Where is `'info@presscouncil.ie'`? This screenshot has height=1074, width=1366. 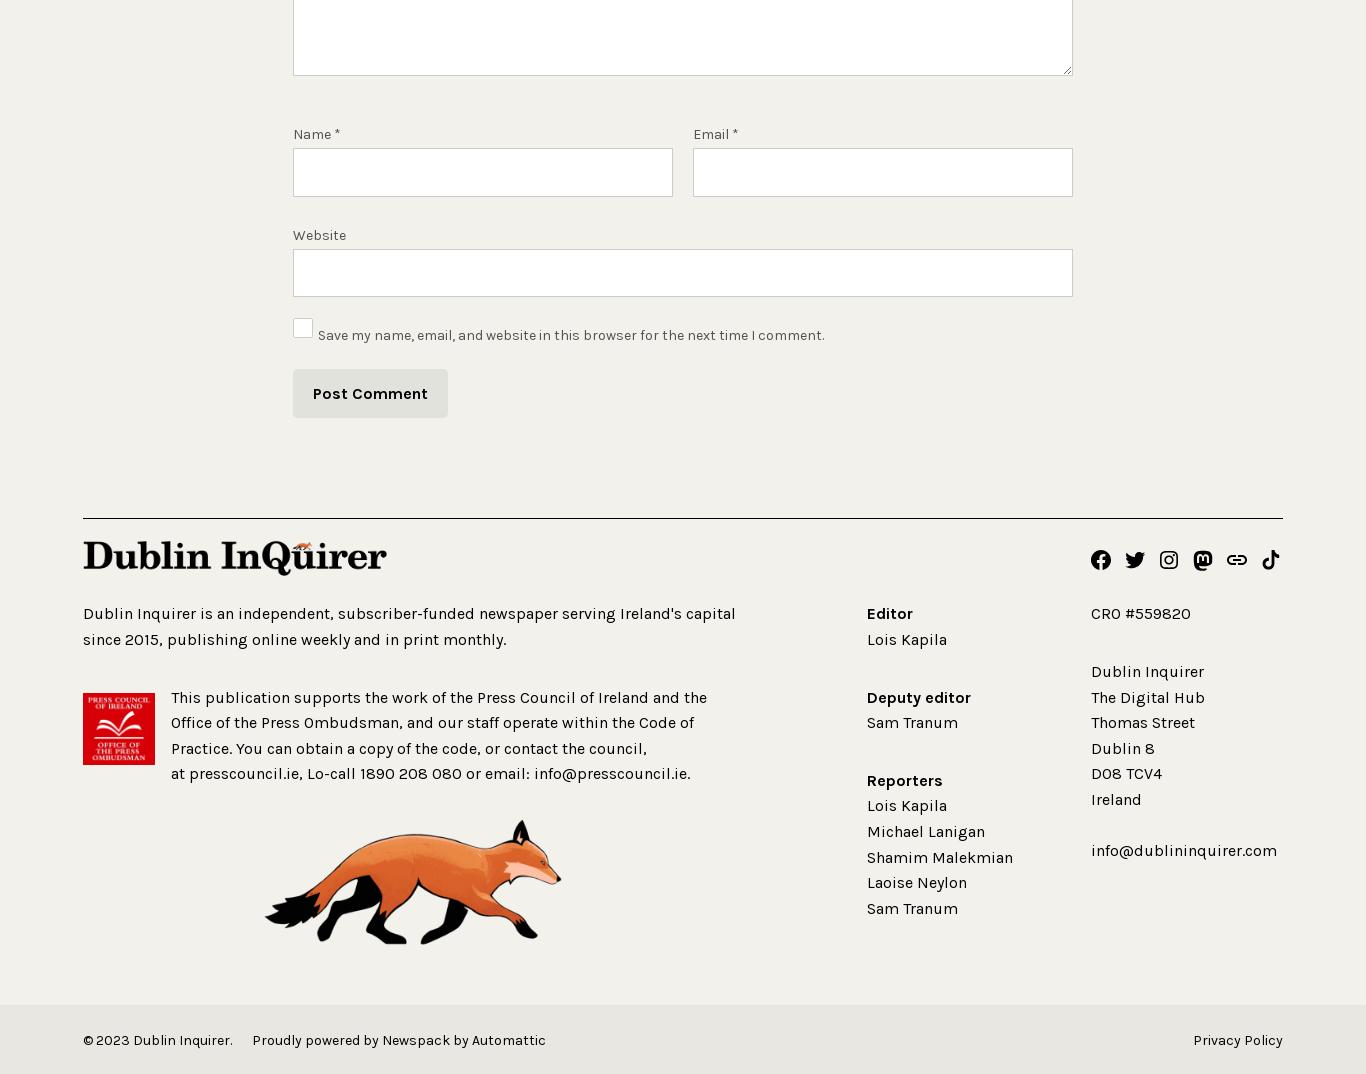 'info@presscouncil.ie' is located at coordinates (609, 772).